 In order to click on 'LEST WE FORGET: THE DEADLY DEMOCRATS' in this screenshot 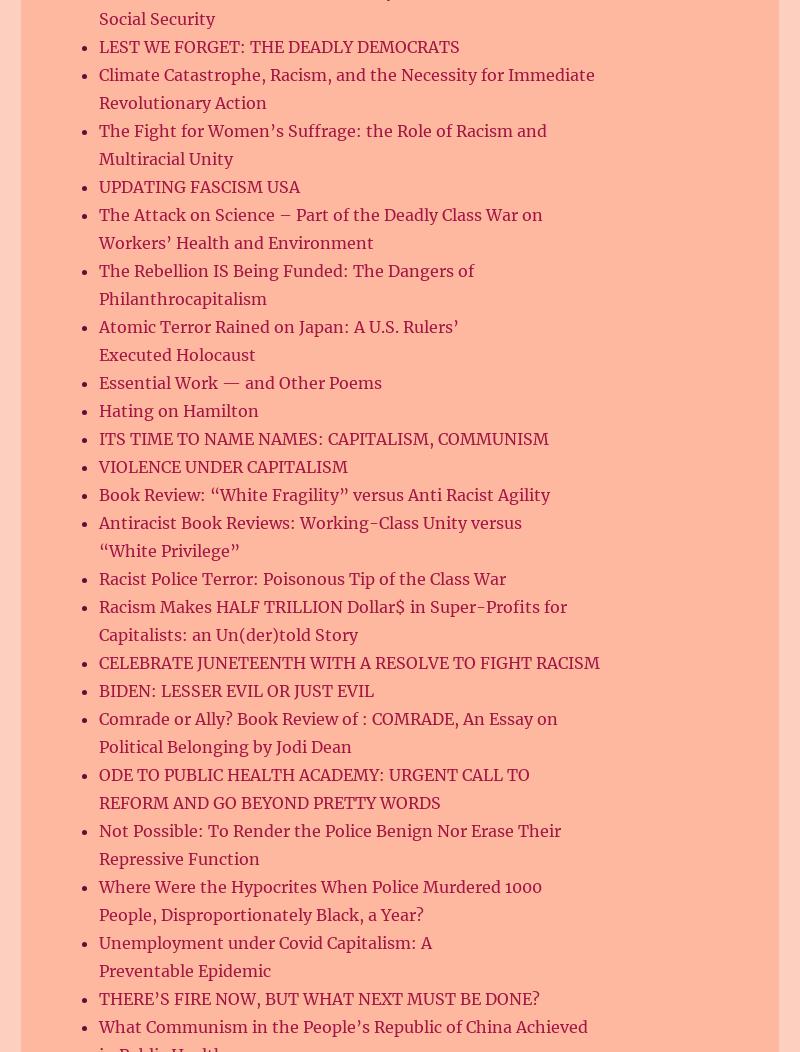, I will do `click(98, 46)`.